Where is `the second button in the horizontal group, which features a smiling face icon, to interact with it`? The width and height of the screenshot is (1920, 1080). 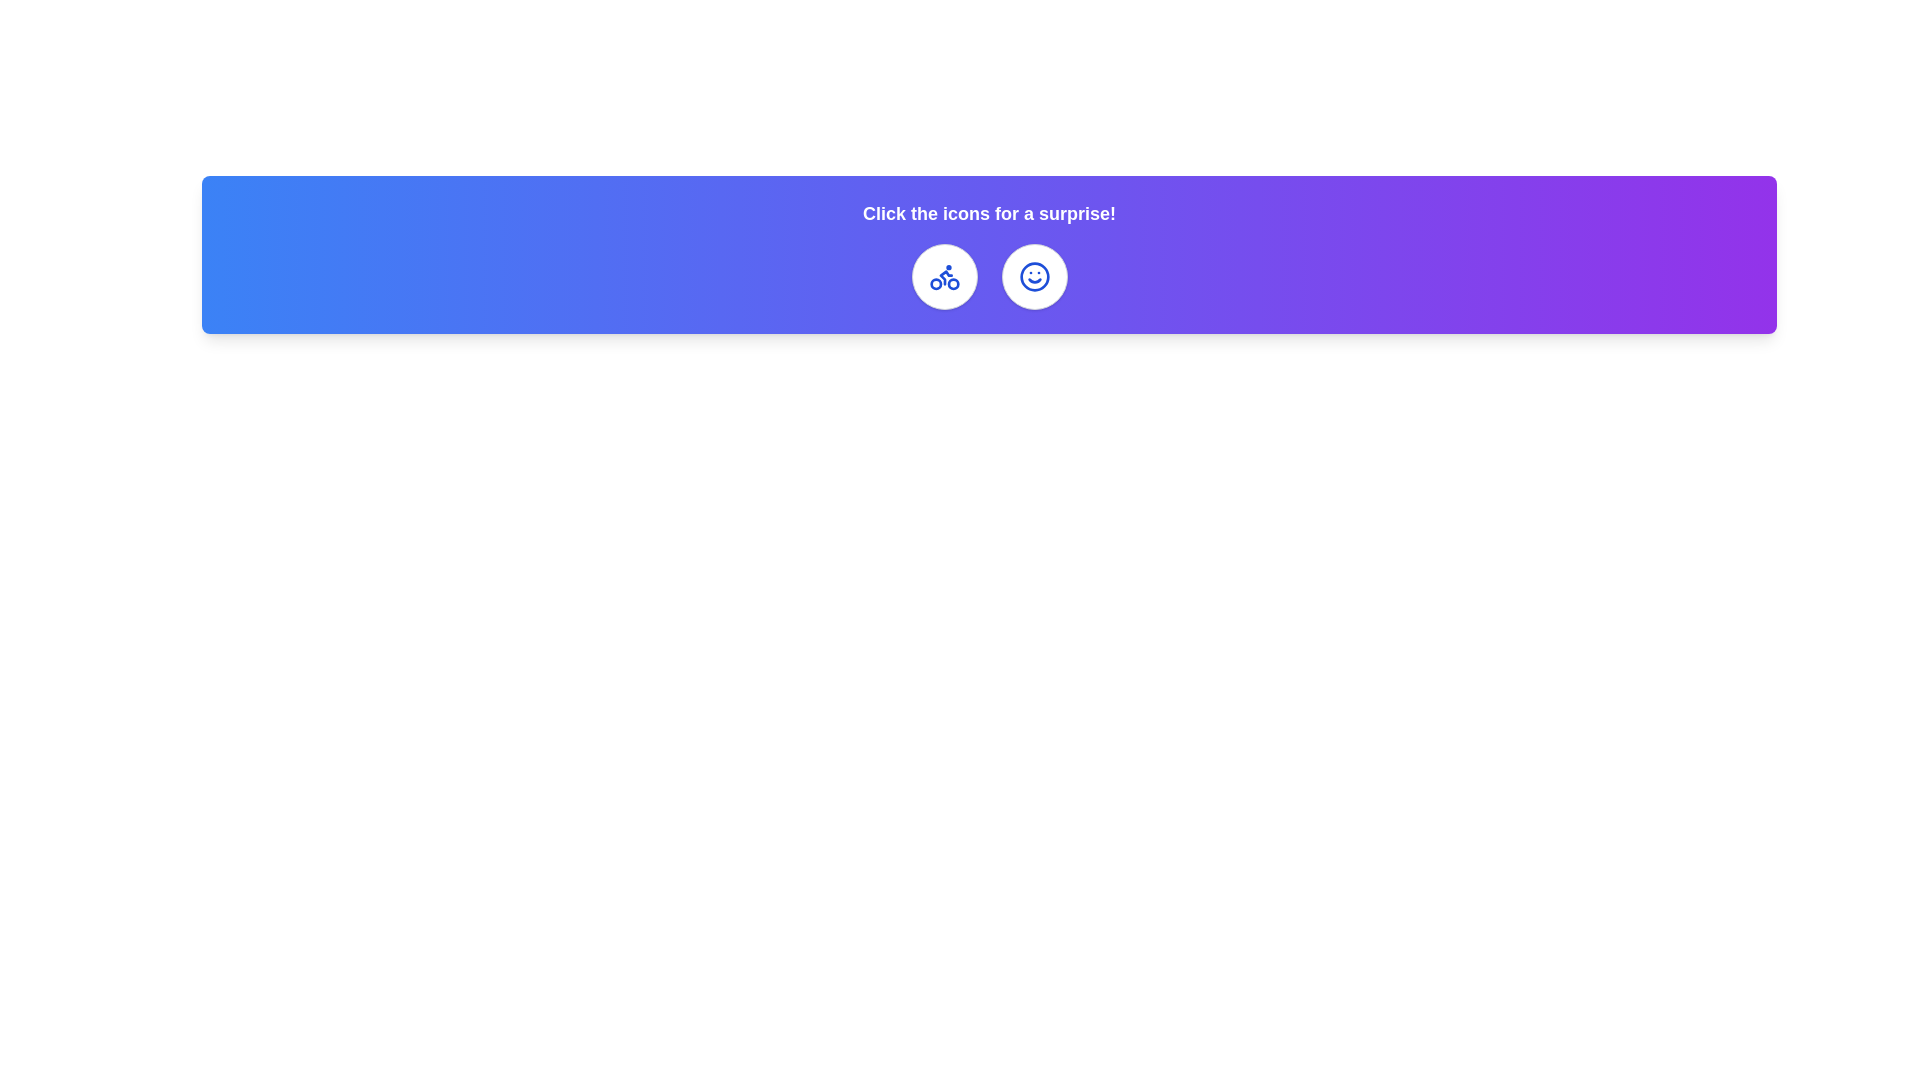
the second button in the horizontal group, which features a smiling face icon, to interact with it is located at coordinates (1034, 277).